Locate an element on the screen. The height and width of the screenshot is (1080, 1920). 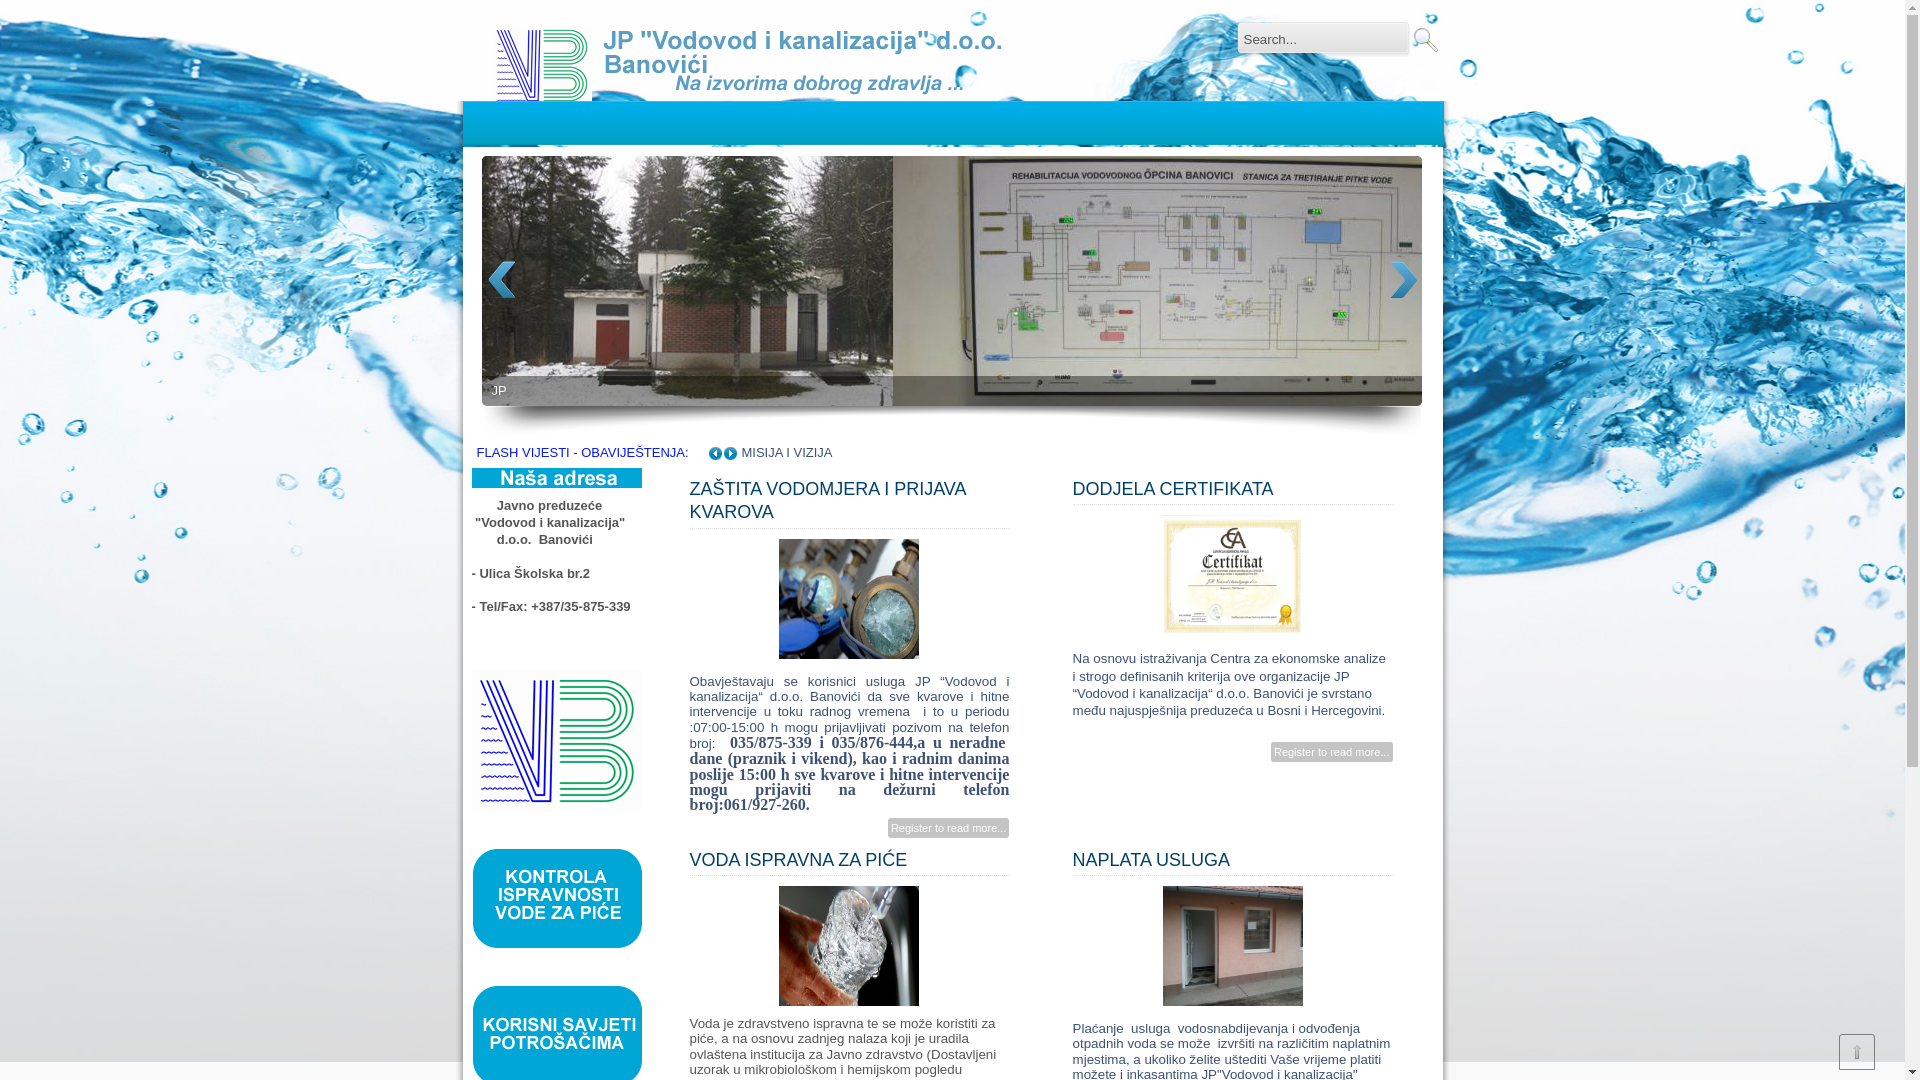
'Register to read more...' is located at coordinates (948, 828).